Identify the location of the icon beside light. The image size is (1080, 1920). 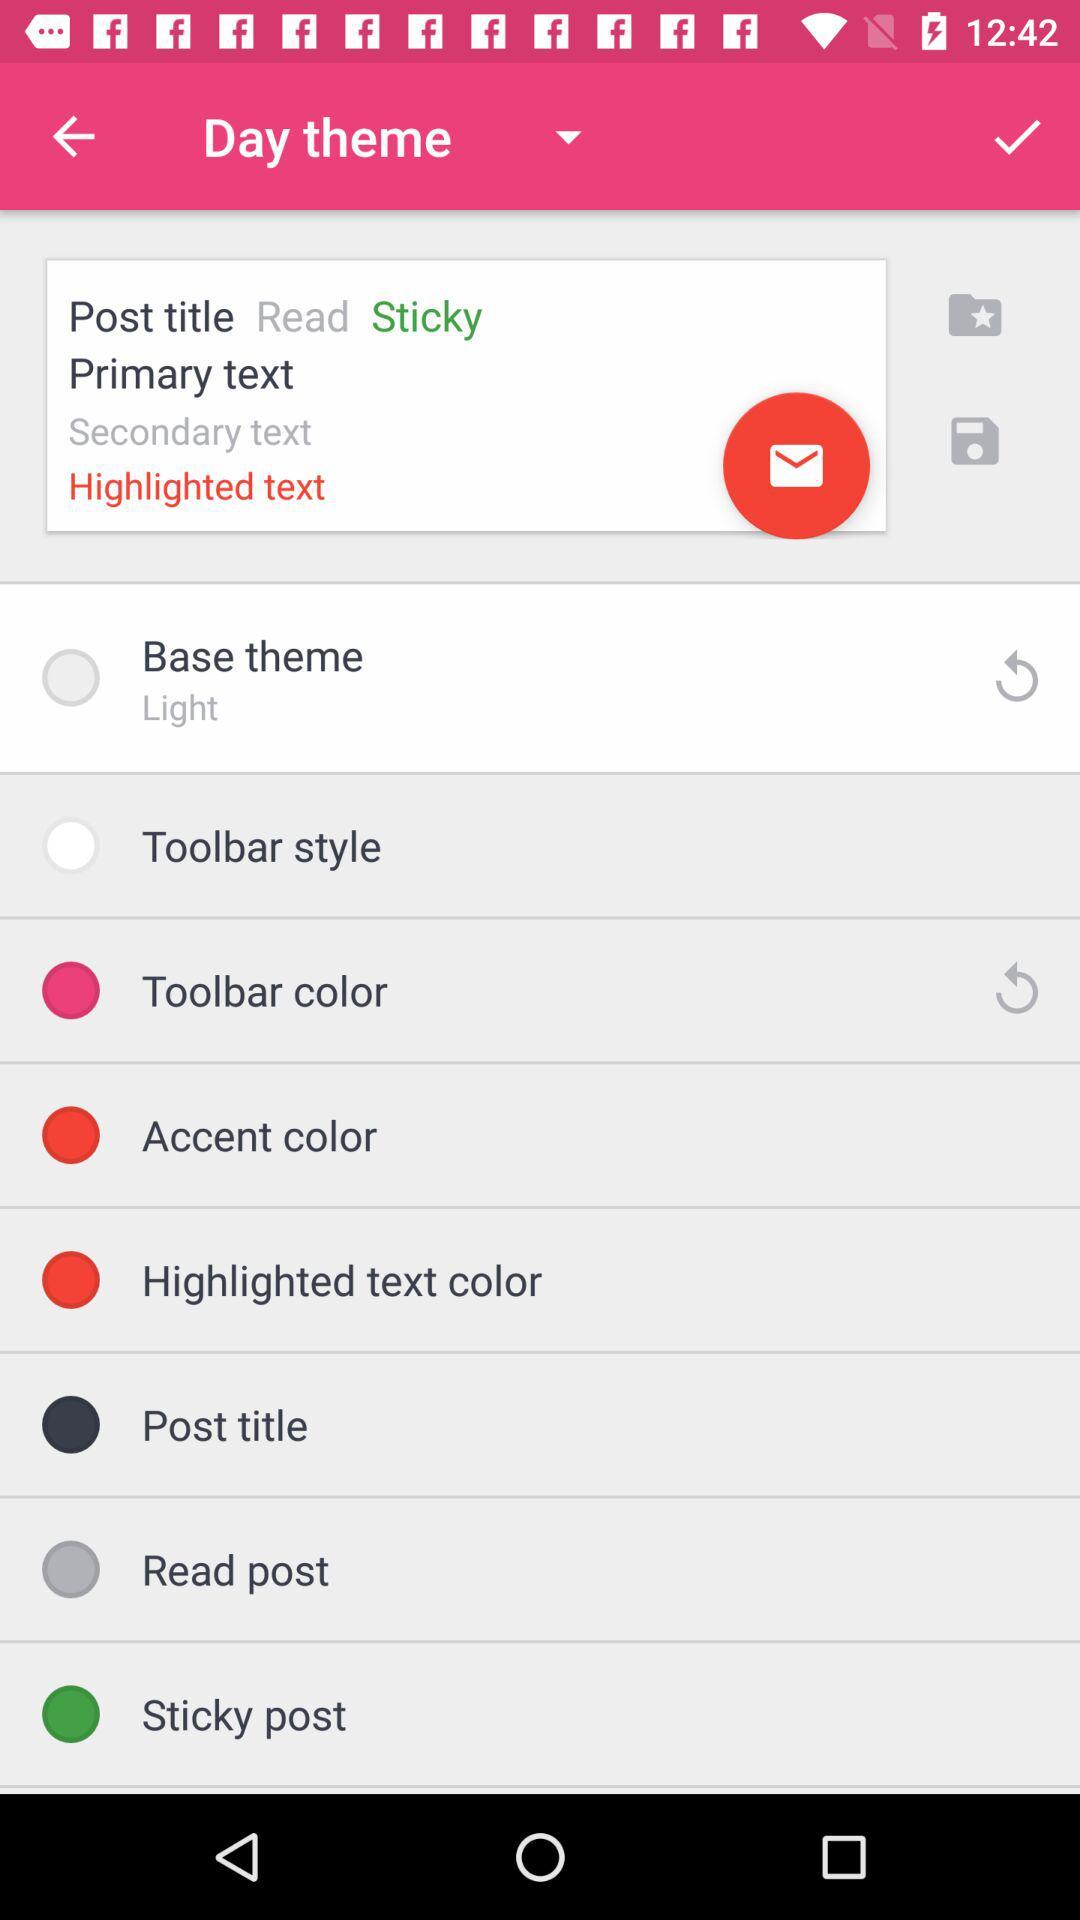
(1017, 677).